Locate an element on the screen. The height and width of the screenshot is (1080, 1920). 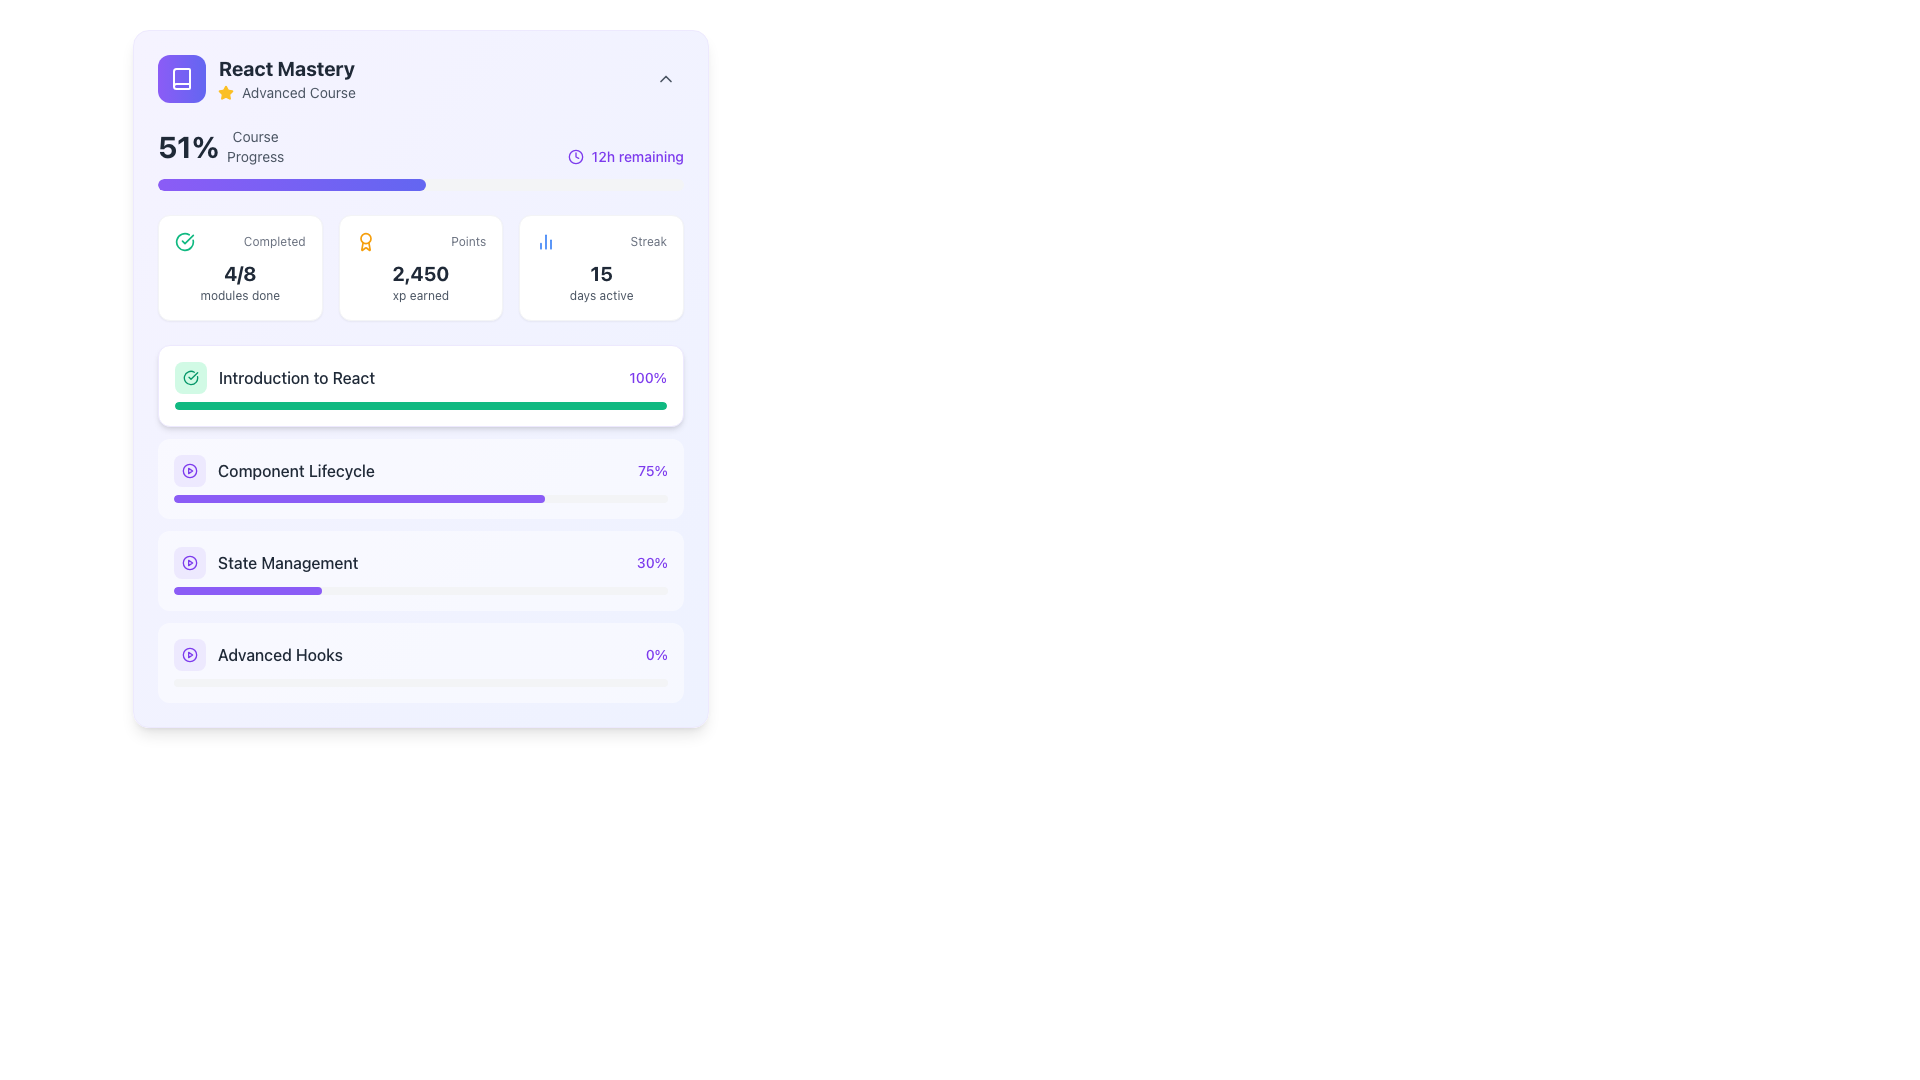
the text label displaying 'Course' in a small, gray font located in the header section of the dashboard, positioned above the progress bar is located at coordinates (254, 136).